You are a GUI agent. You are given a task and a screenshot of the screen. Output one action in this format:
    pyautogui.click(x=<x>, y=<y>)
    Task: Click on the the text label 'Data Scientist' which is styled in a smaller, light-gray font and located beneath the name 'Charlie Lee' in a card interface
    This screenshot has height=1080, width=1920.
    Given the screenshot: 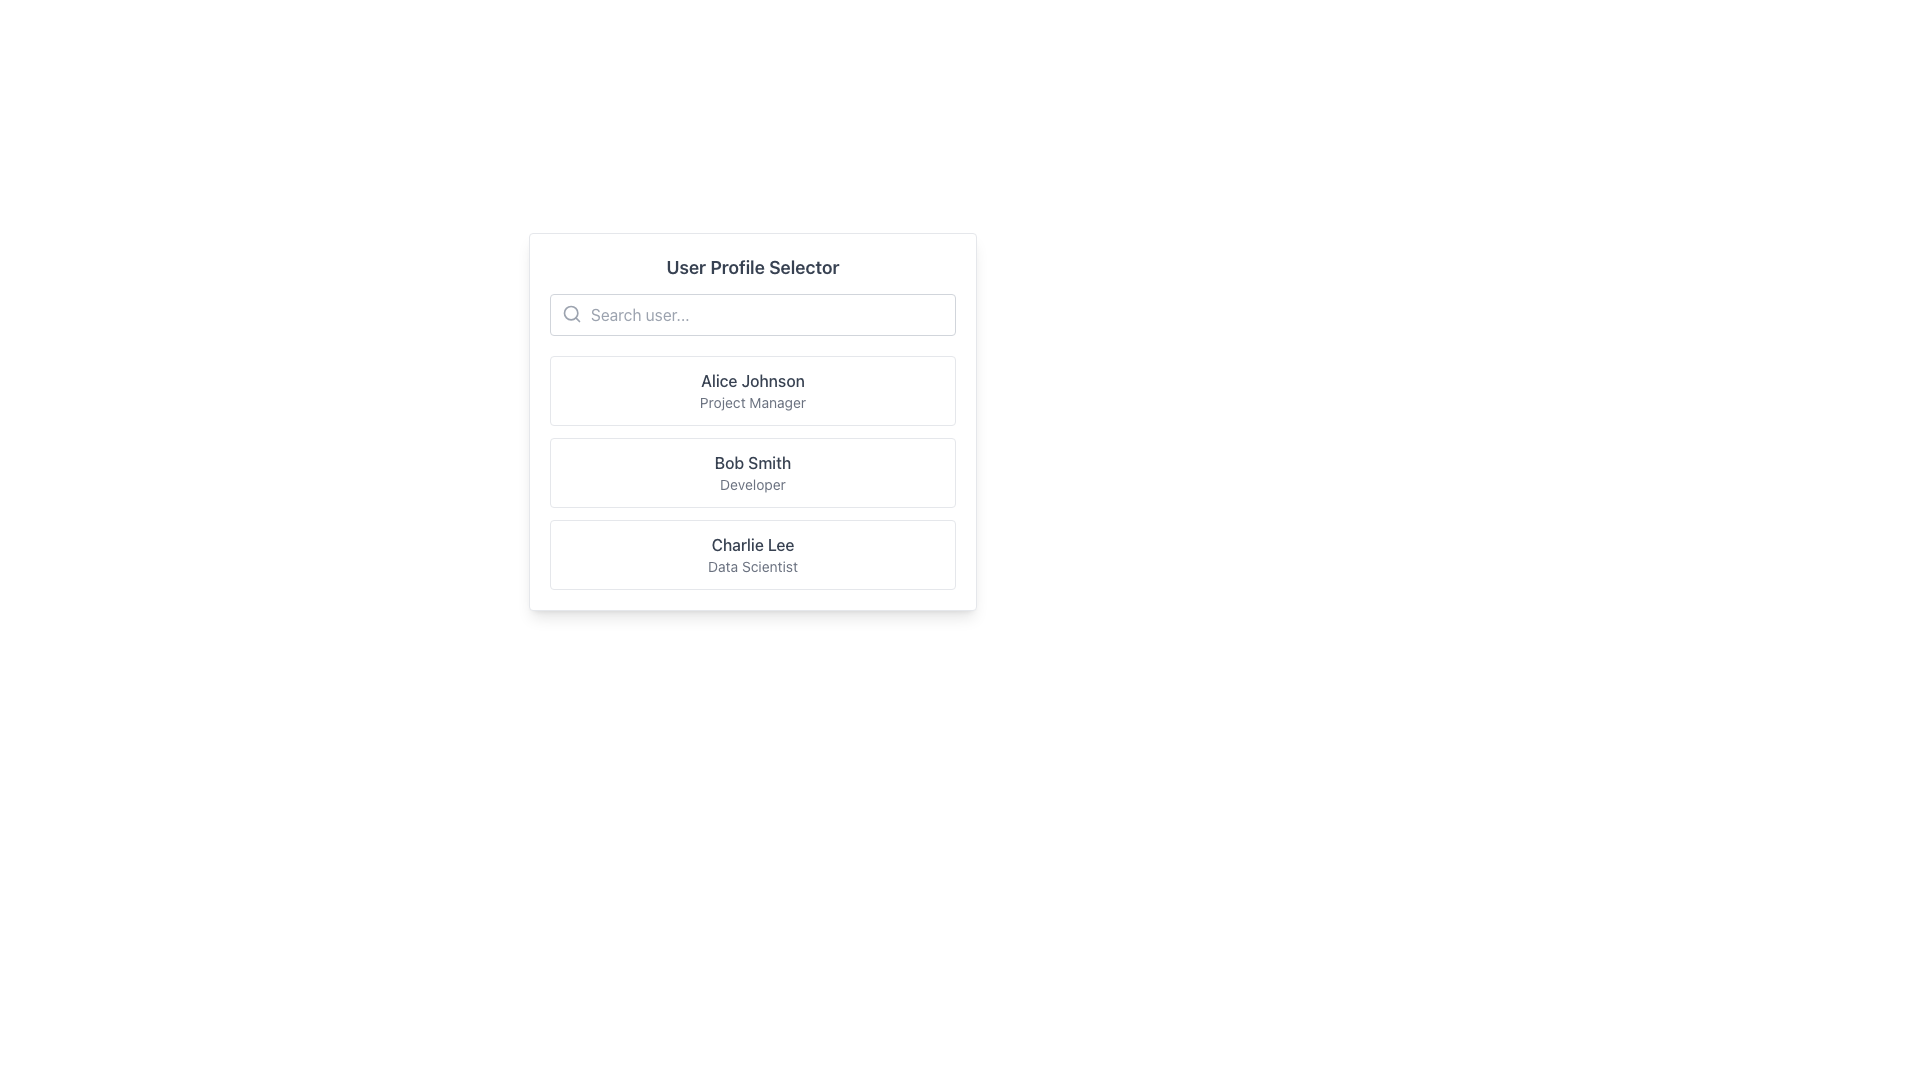 What is the action you would take?
    pyautogui.click(x=752, y=567)
    